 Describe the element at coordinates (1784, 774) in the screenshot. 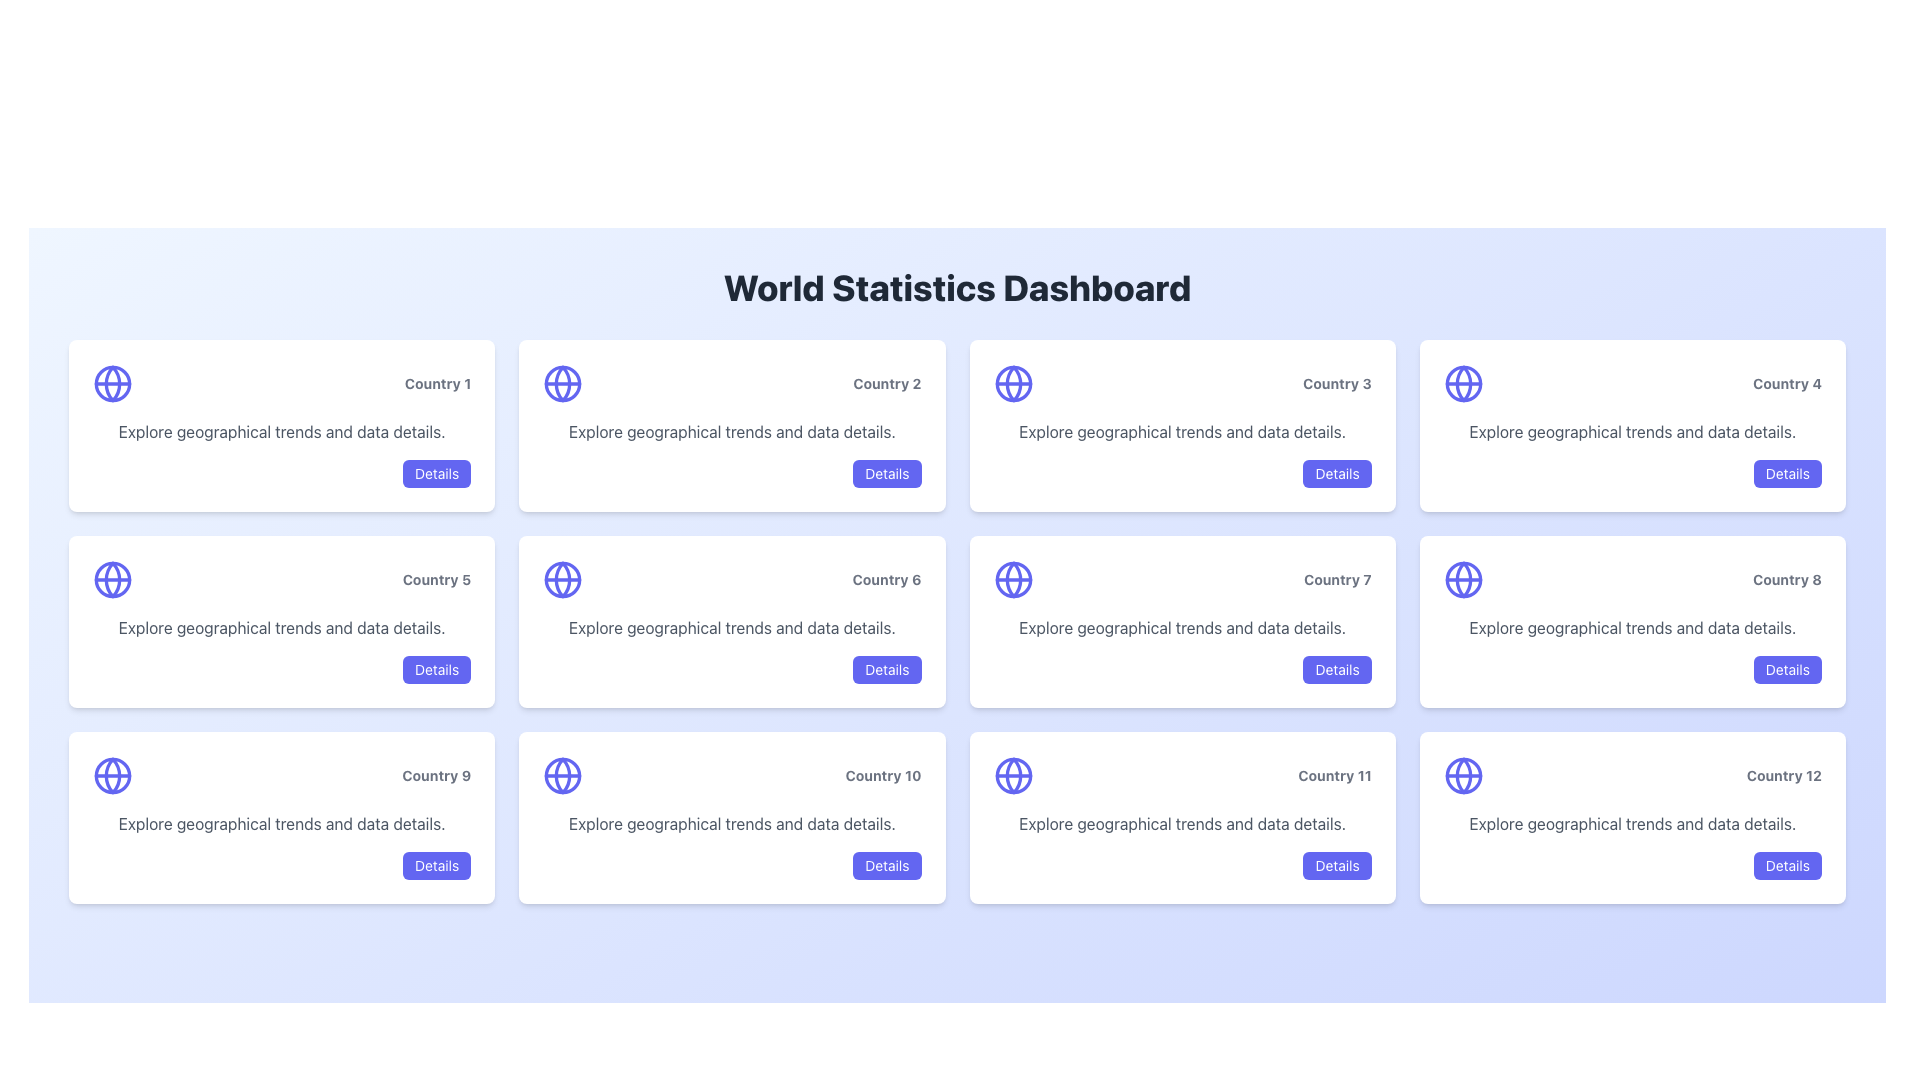

I see `the static text label indicating the name or identifier of the country, located in the last card at the bottom-right corner of the grid layout, to the right of the globe icon and above the 'Details' button` at that location.